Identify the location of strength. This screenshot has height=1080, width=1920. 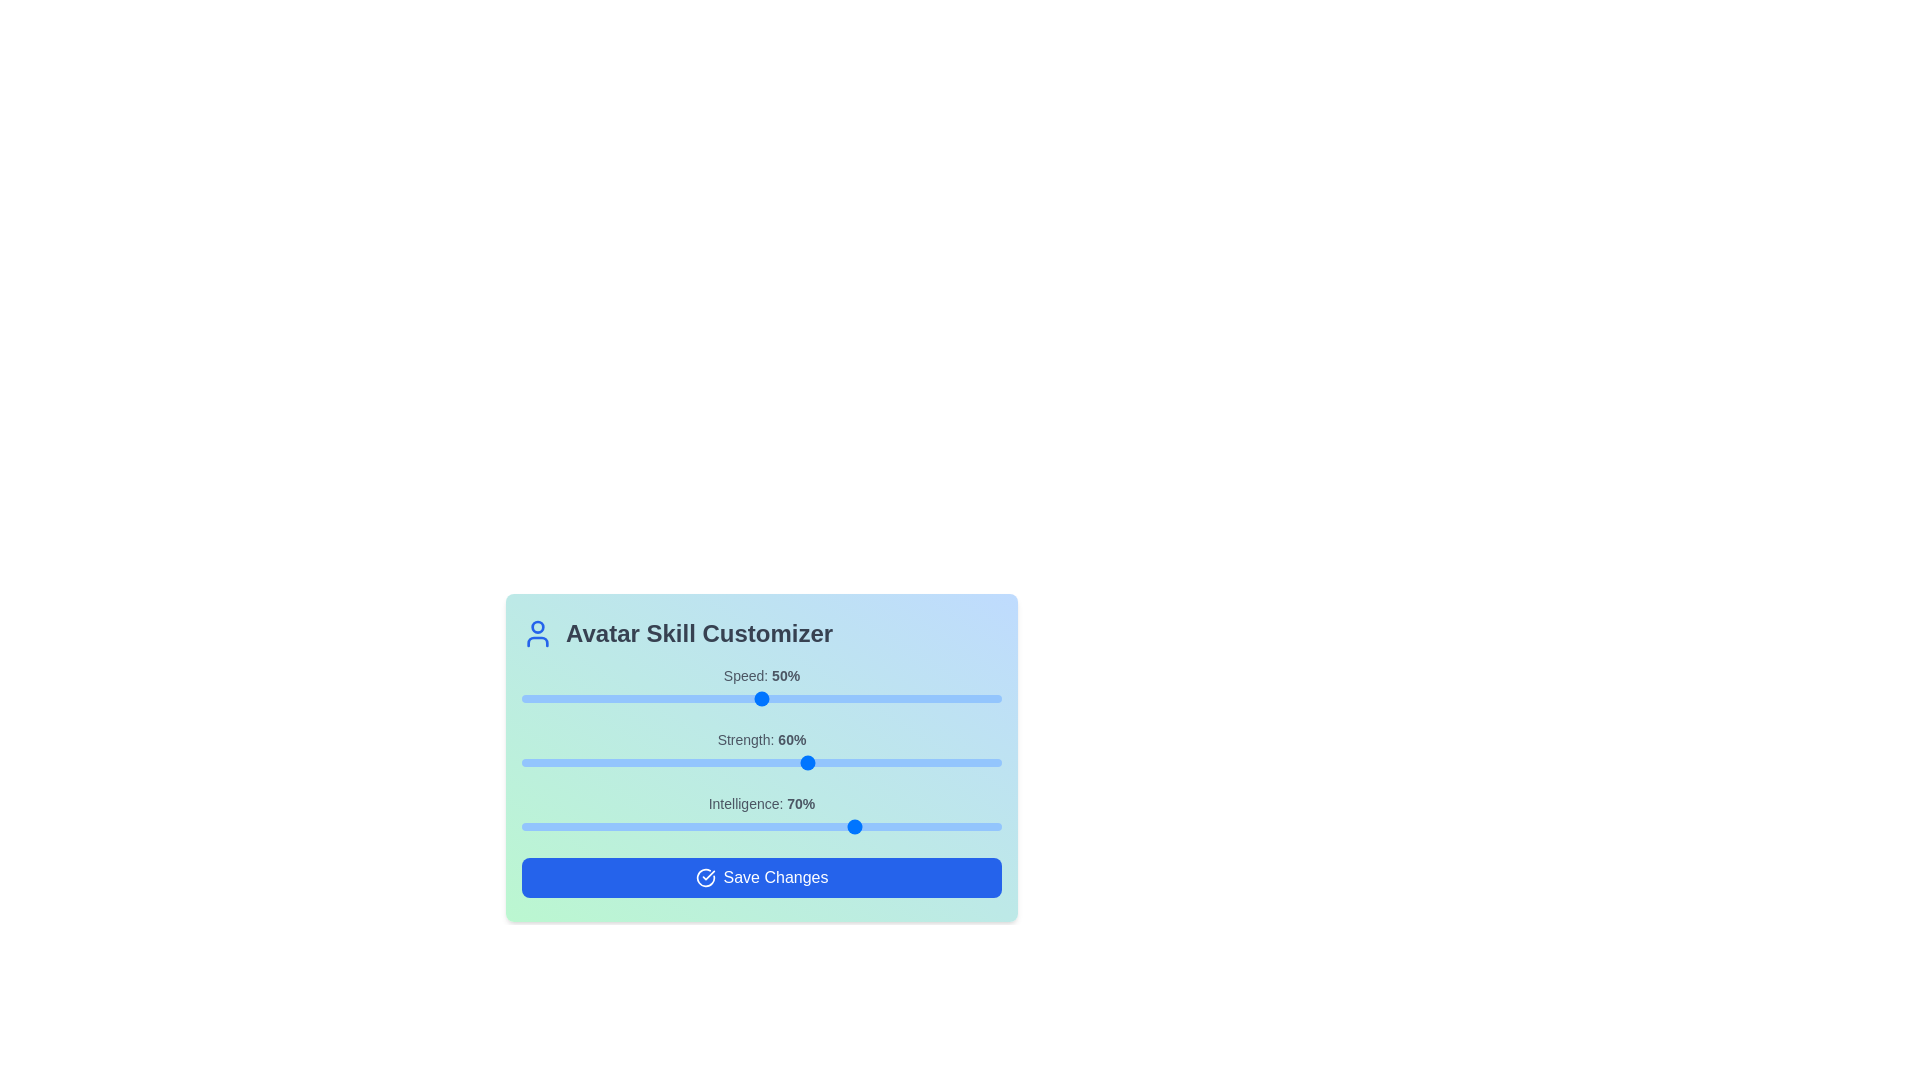
(646, 763).